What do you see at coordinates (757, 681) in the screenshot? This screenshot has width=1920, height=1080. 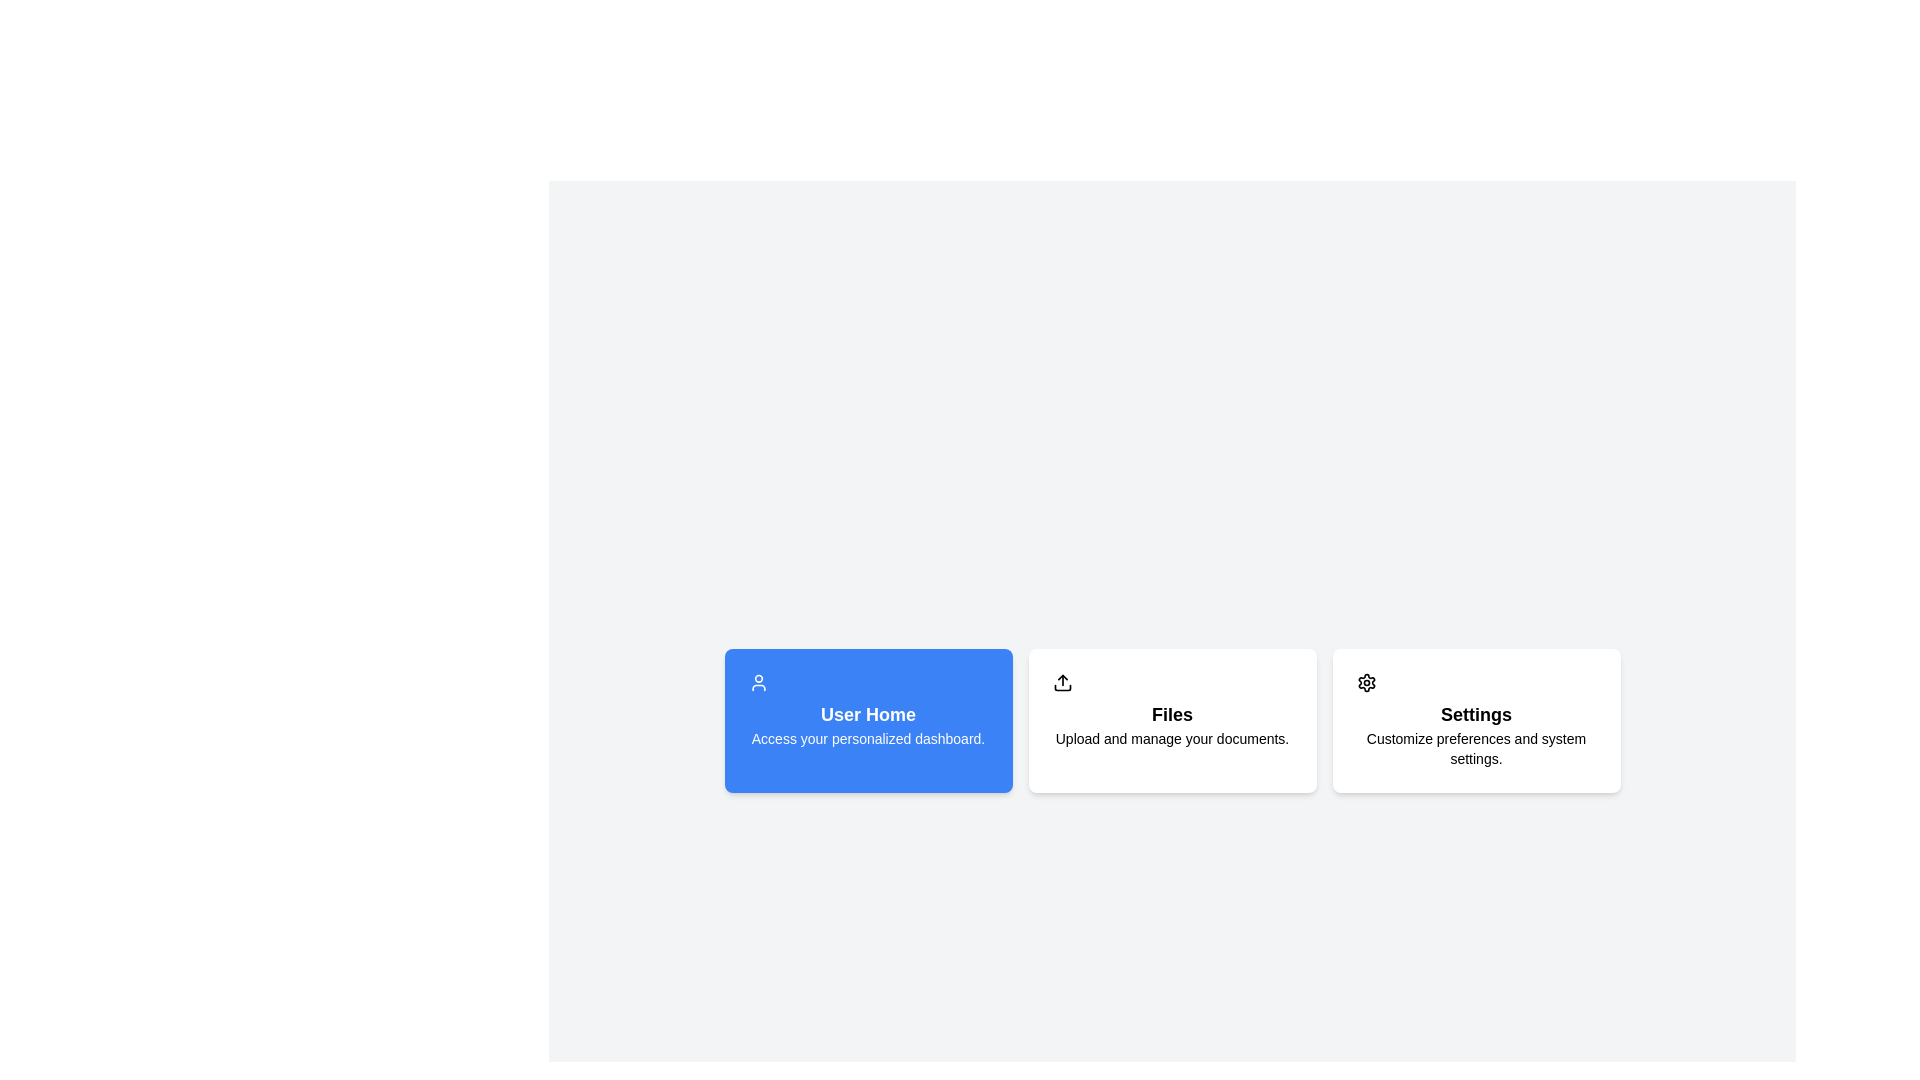 I see `the user silhouette icon located at the top-left corner of the 'User Home' button, which is styled with a white-on-blue color scheme and is part of a group of three horizontally aligned buttons` at bounding box center [757, 681].